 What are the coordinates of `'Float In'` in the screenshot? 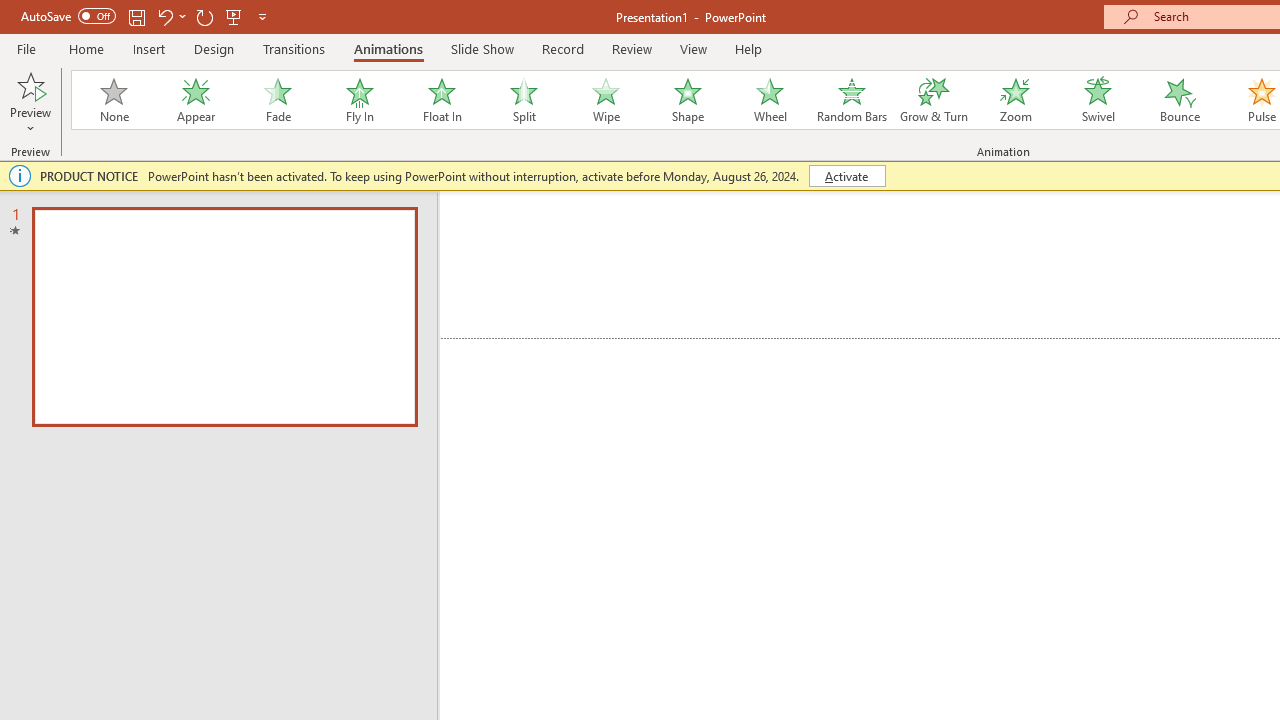 It's located at (440, 100).